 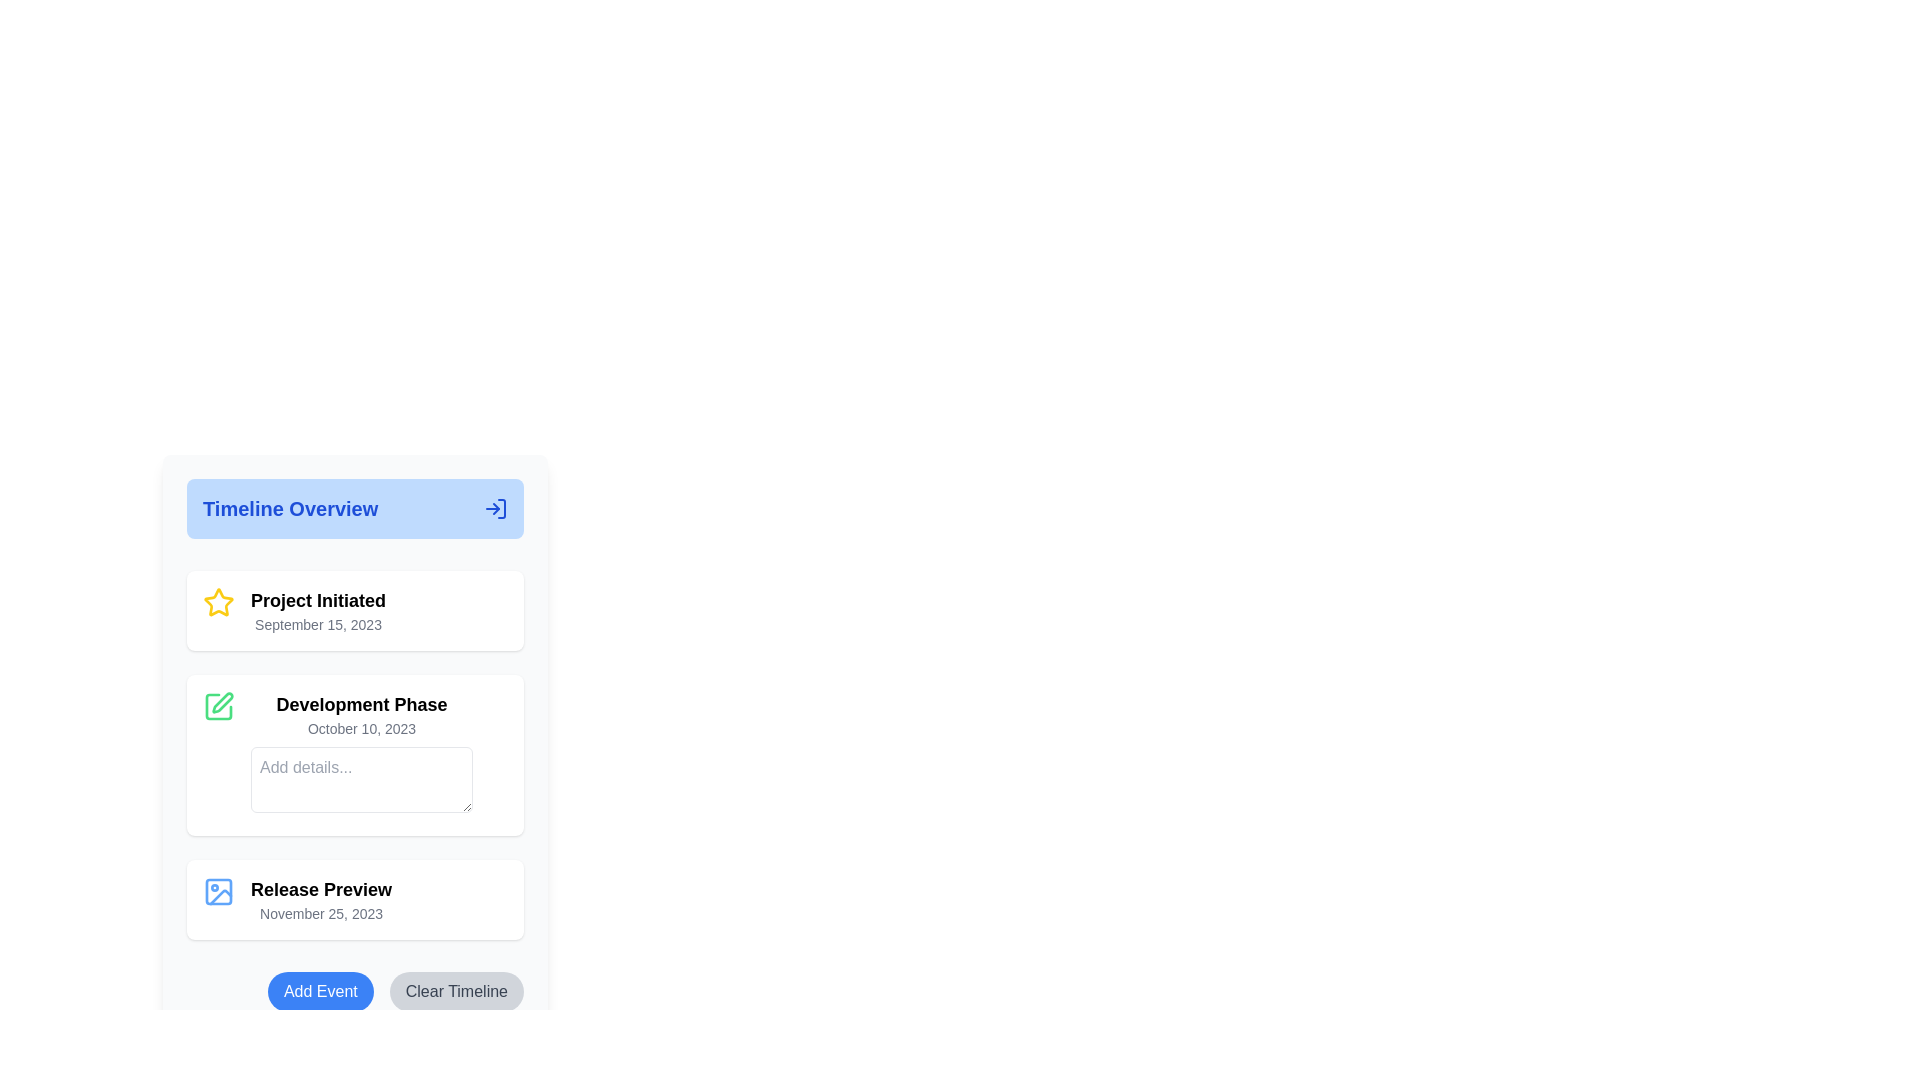 I want to click on the Text label that serves as the title for a specific event in the timeline, located above the date 'November 25, 2023' and below 'Development Phase', so click(x=321, y=889).